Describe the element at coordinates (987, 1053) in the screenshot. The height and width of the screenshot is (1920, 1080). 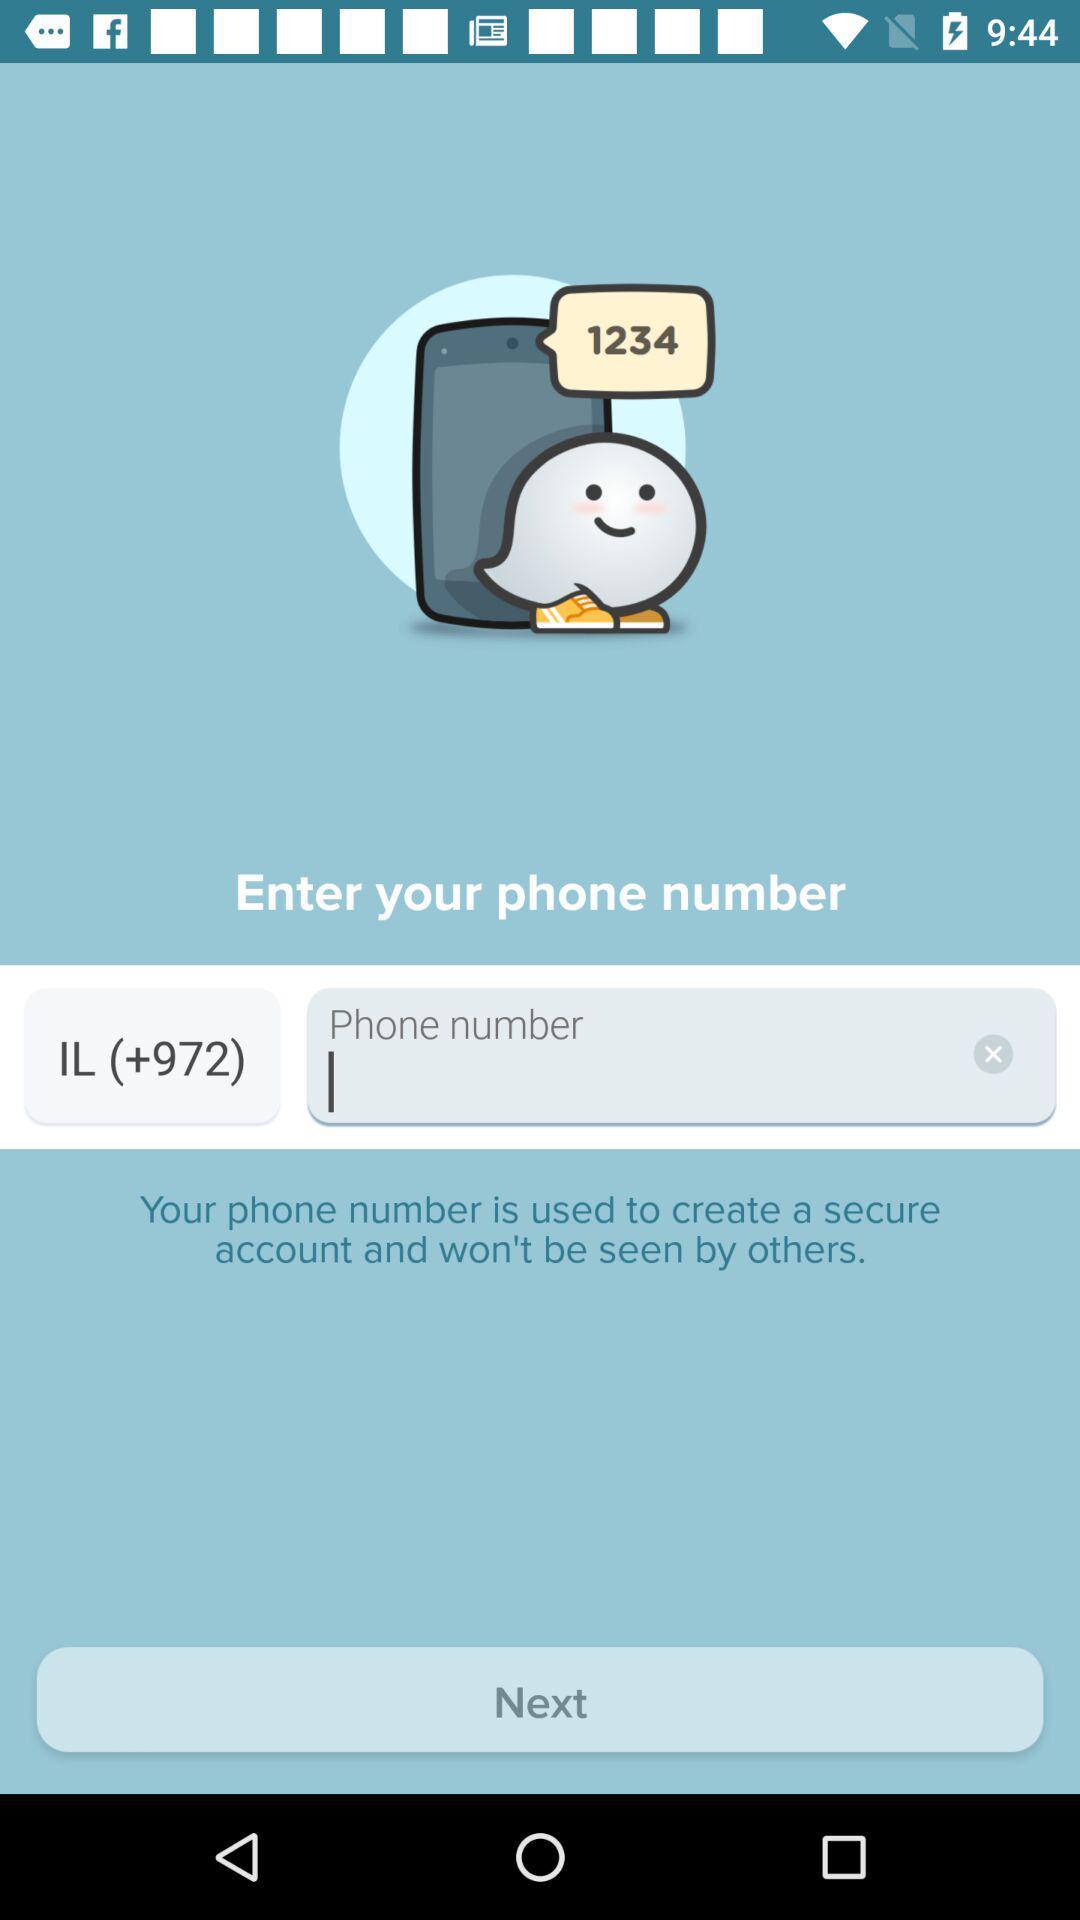
I see `the close icon` at that location.